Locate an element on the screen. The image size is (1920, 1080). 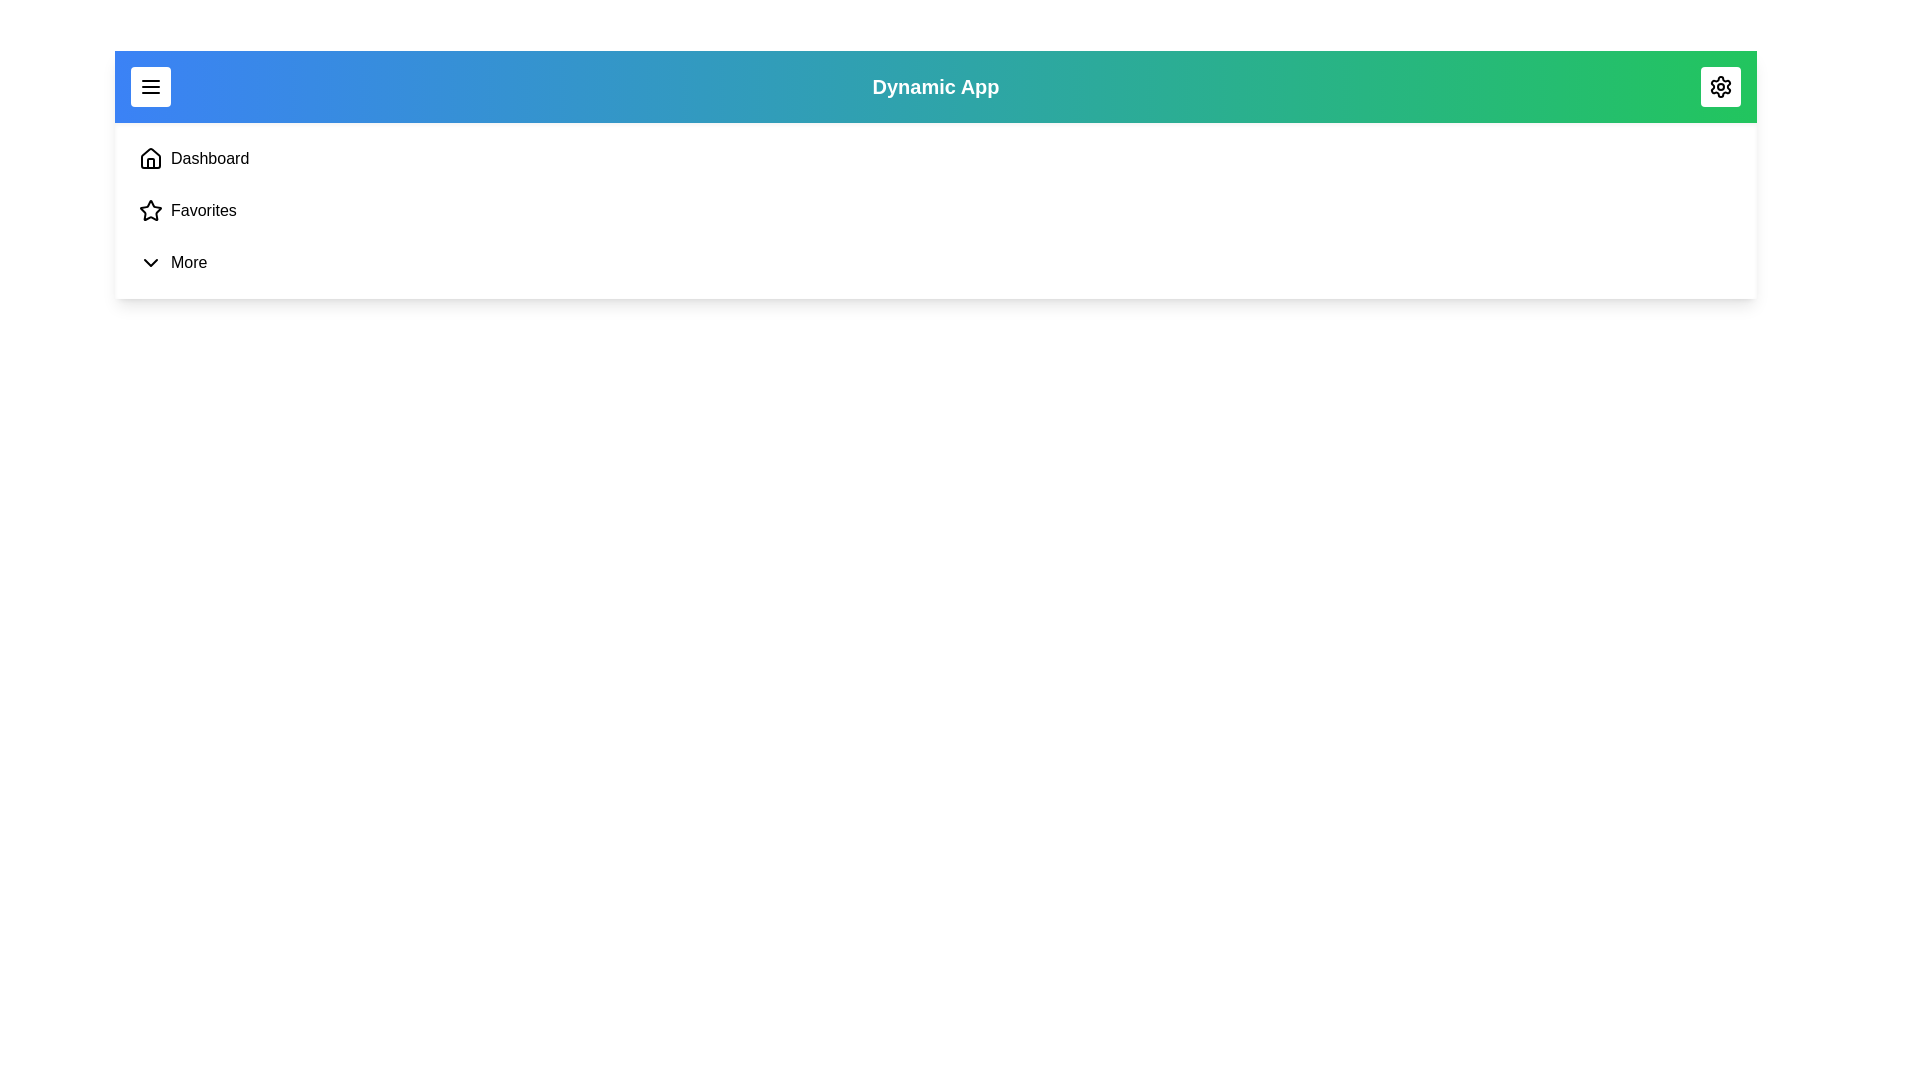
the navigation link labeled Dashboard is located at coordinates (210, 157).